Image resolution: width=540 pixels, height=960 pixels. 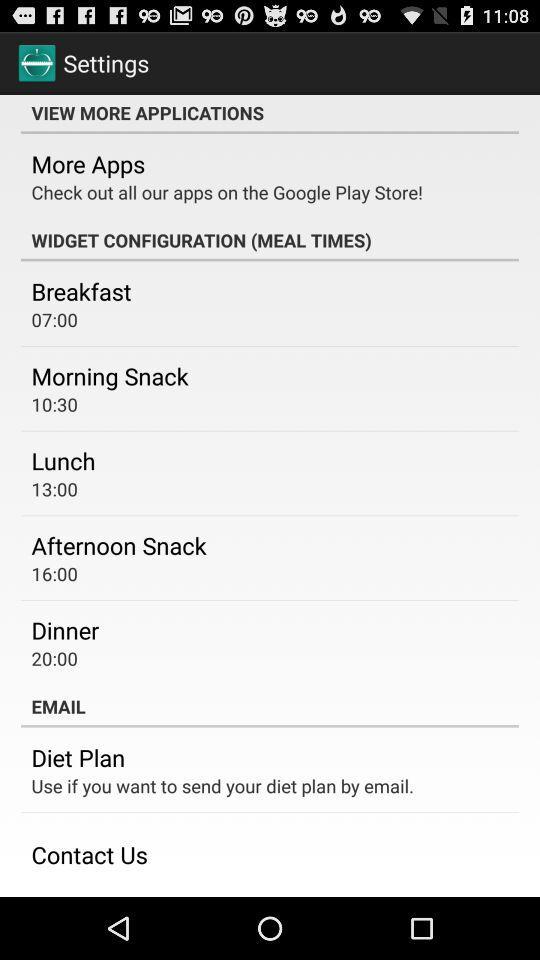 I want to click on the check out all app, so click(x=226, y=192).